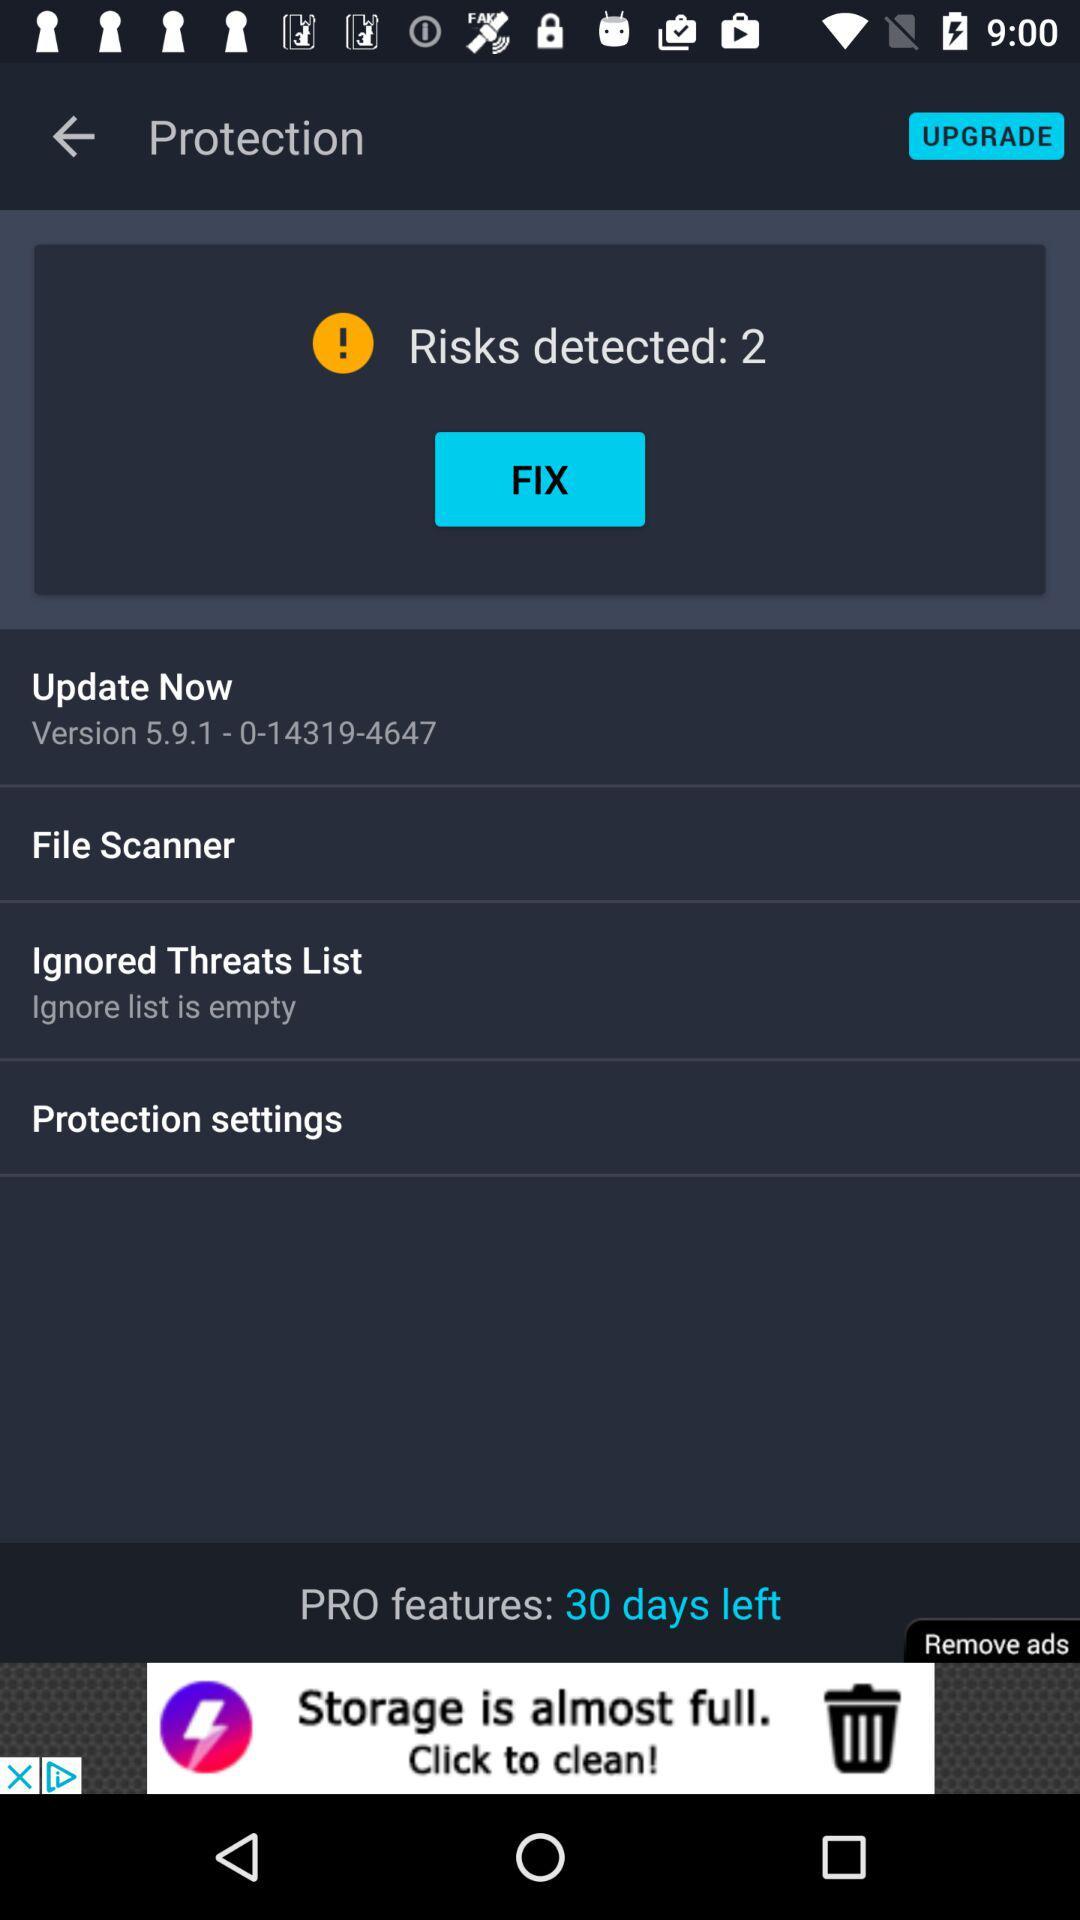 The height and width of the screenshot is (1920, 1080). What do you see at coordinates (985, 135) in the screenshot?
I see `upgrade button` at bounding box center [985, 135].